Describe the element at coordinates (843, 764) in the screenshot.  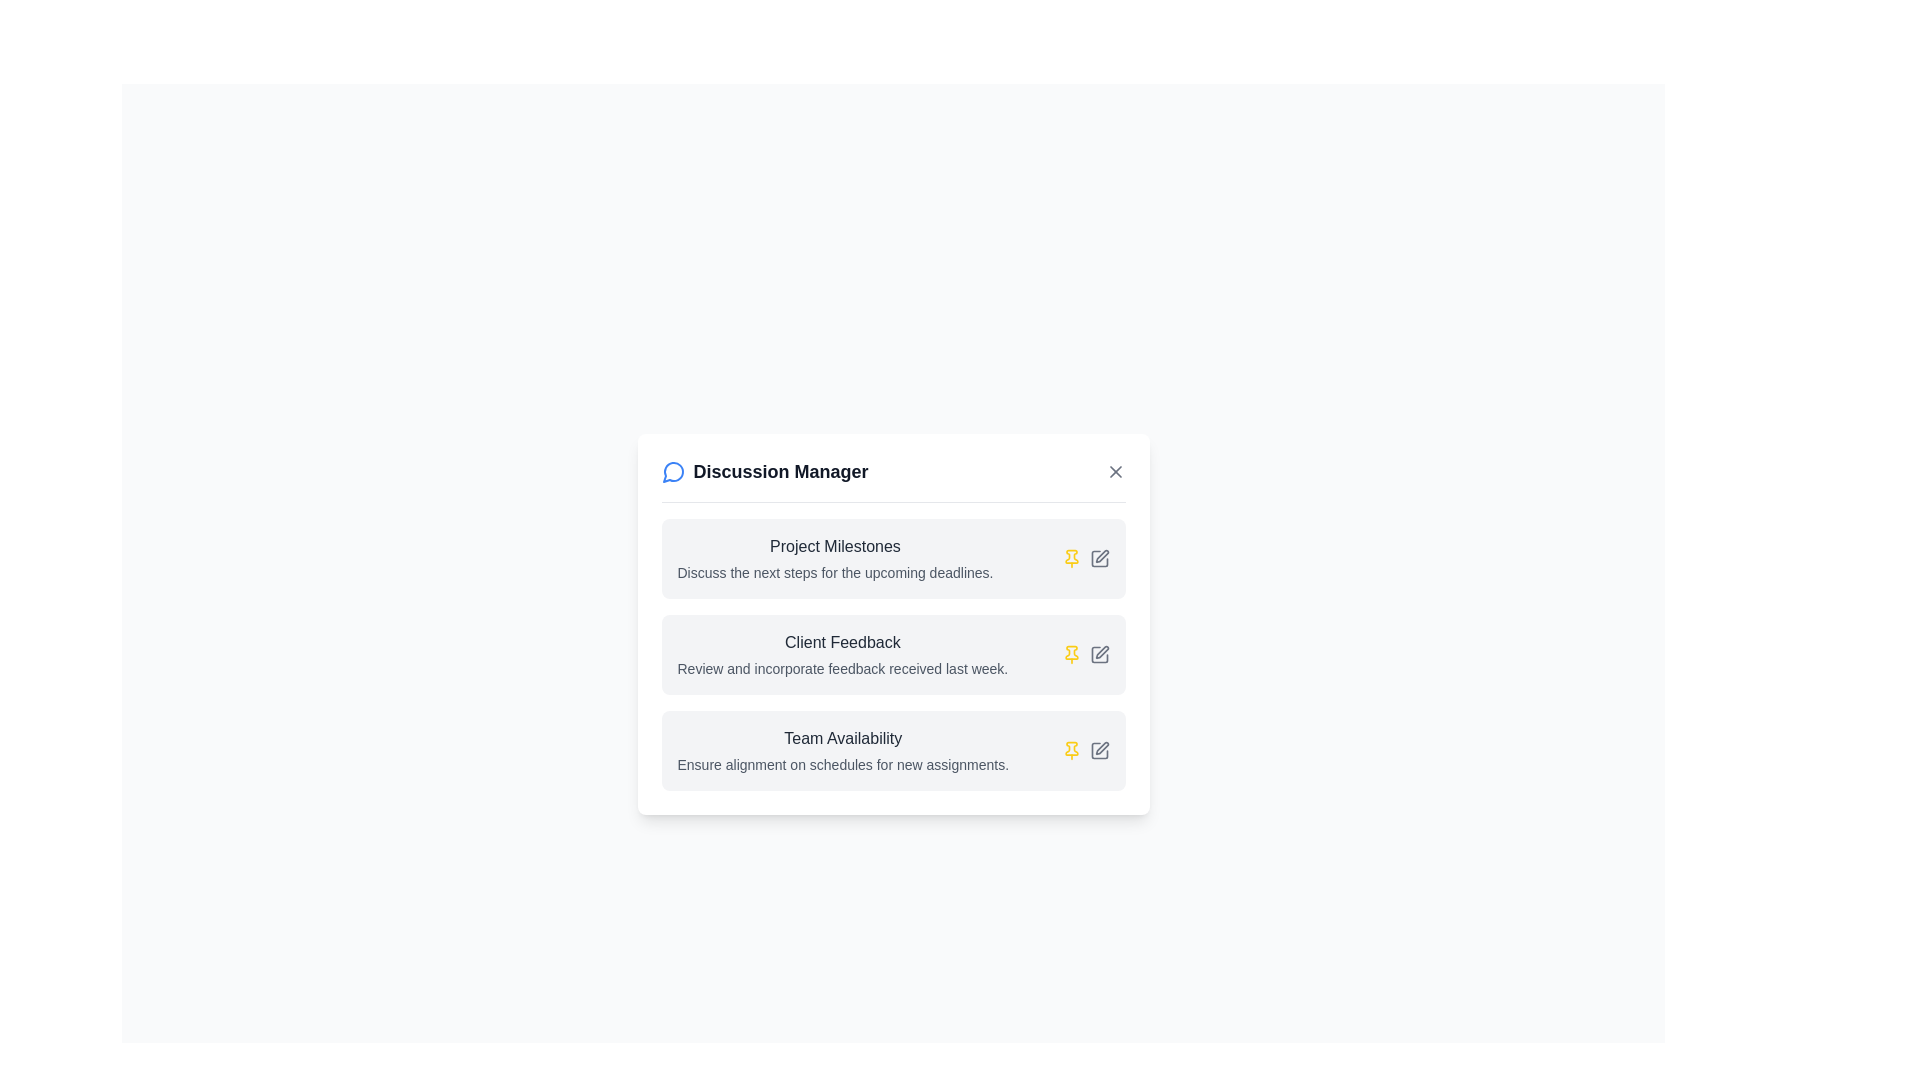
I see `the text providing additional information related to the 'Team Availability' section, which is centrally aligned below the 'Team Availability' heading` at that location.